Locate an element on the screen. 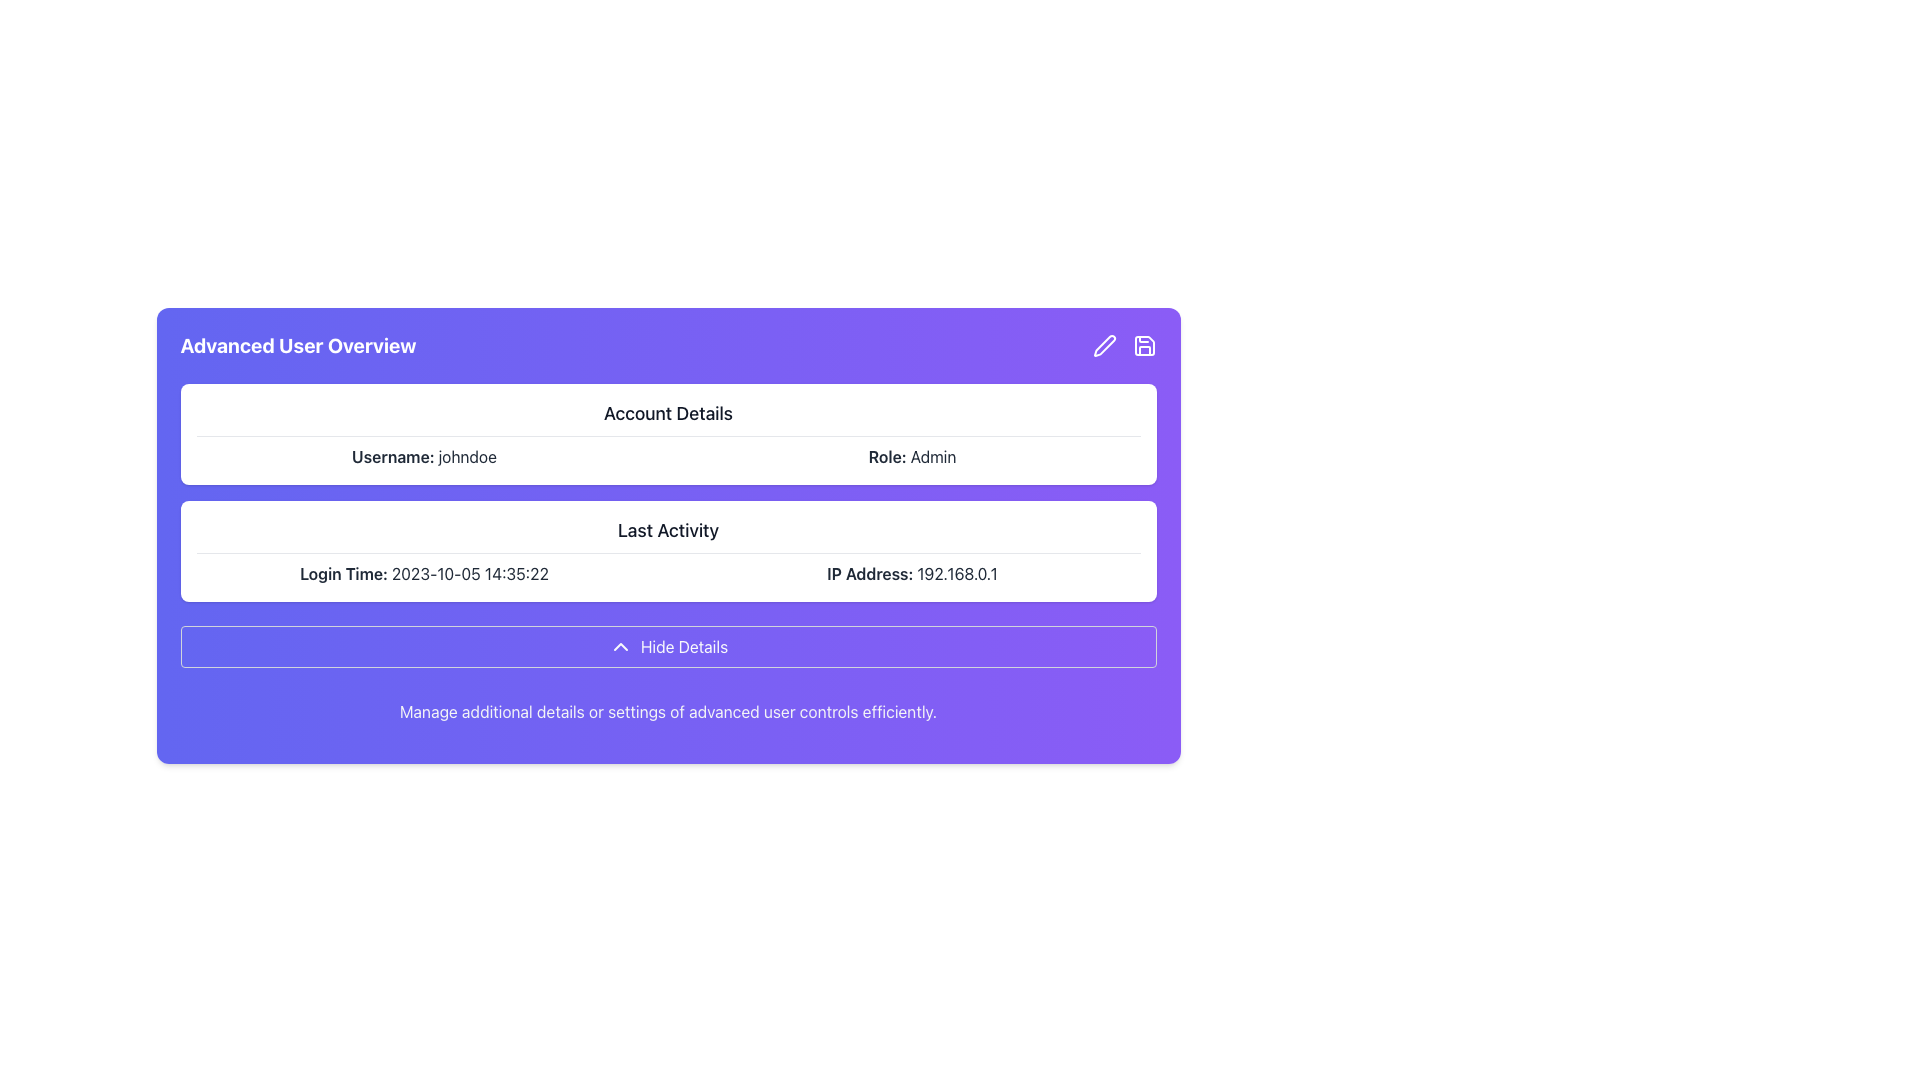 The image size is (1920, 1080). the 'save' icon button, which resembles a floppy disk, located in the top-right corner of a purple UI card is located at coordinates (1144, 345).